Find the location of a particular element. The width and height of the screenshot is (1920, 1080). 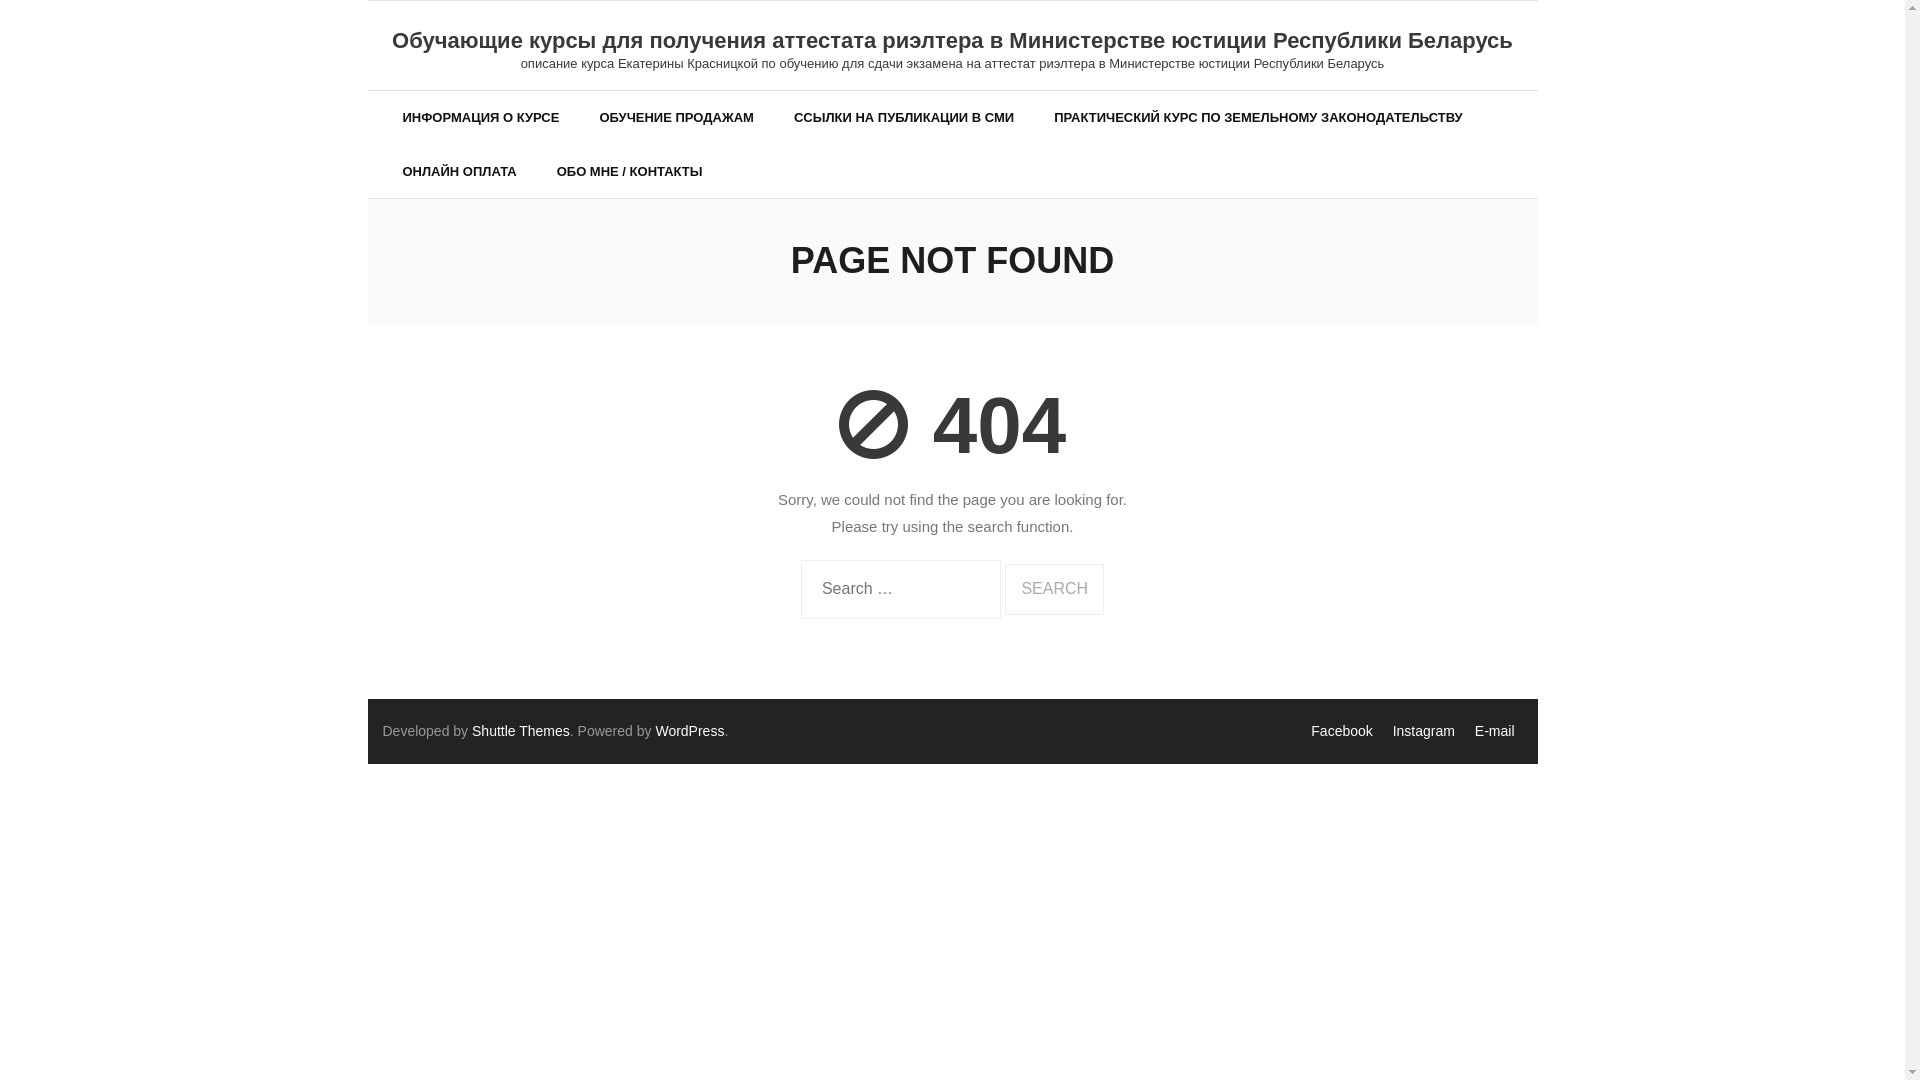

'Facebook' is located at coordinates (1341, 731).